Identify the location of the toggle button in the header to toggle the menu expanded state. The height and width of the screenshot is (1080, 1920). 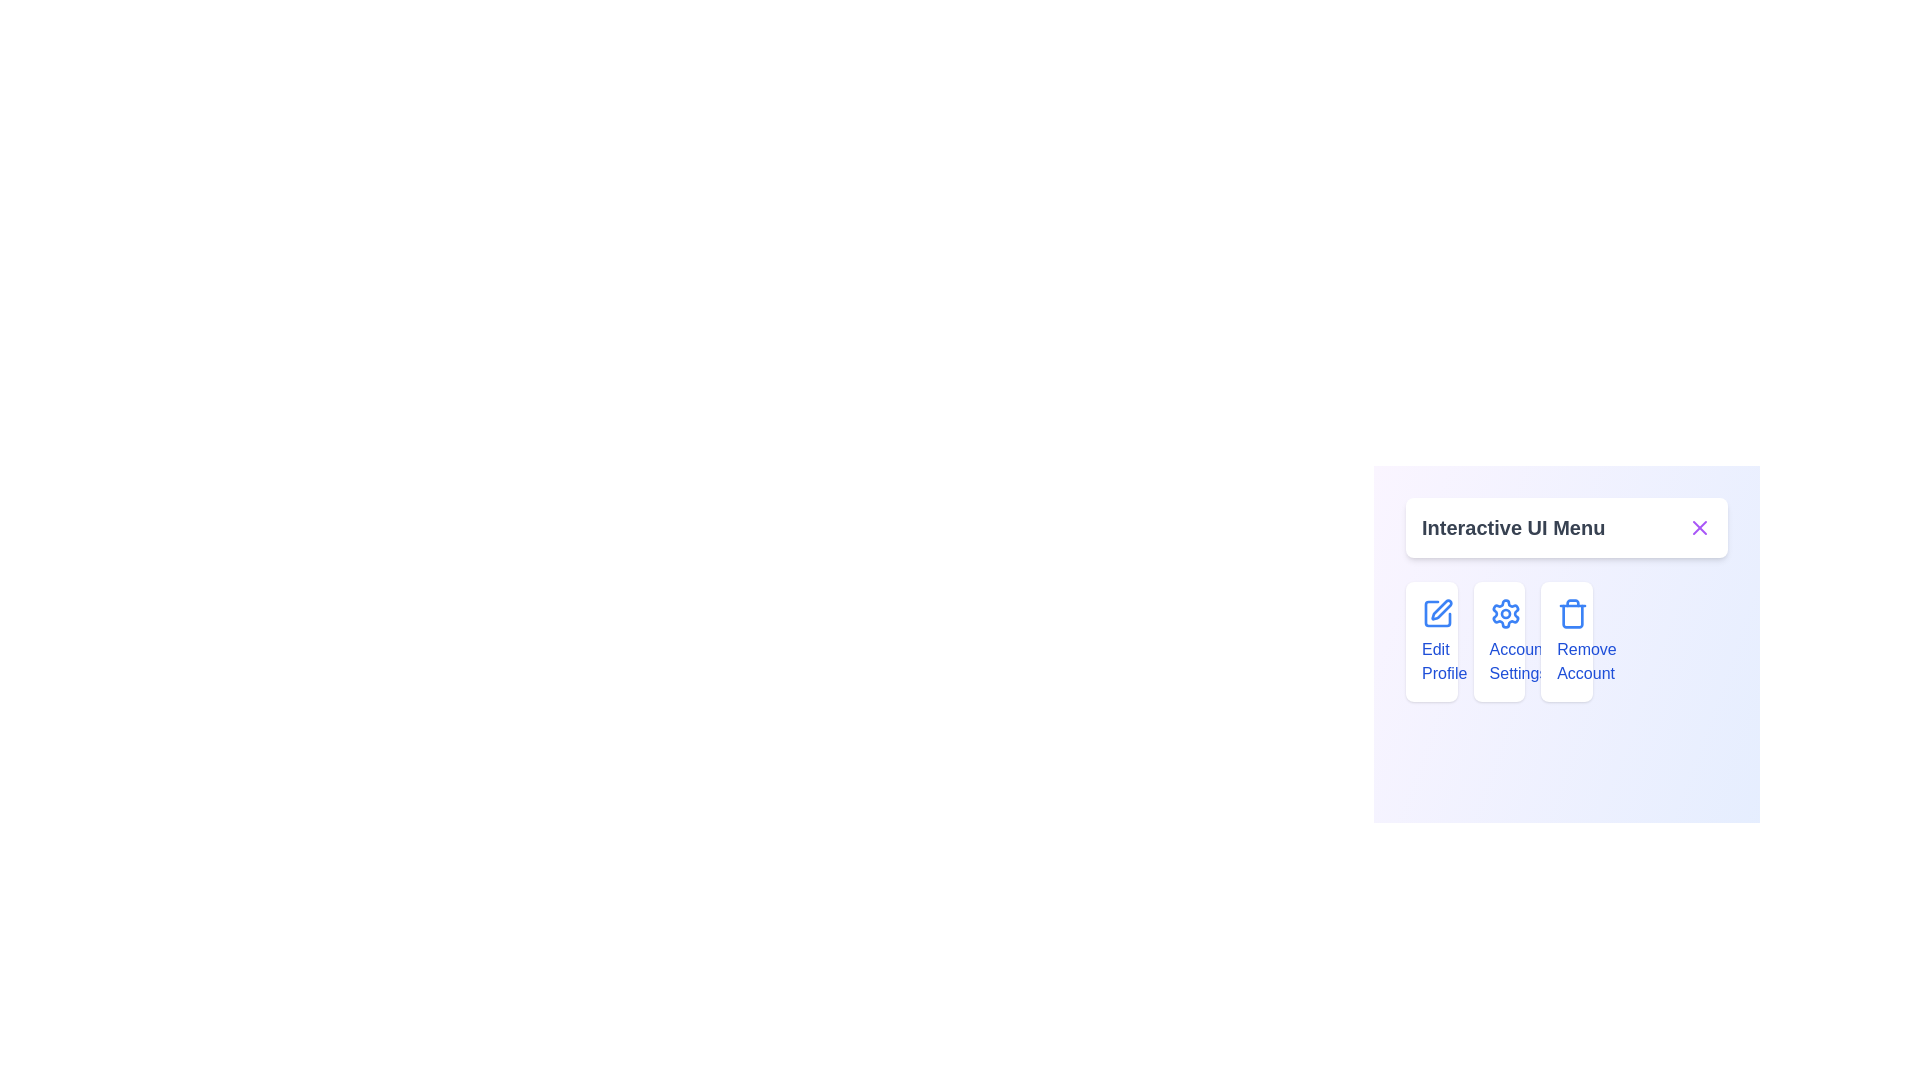
(1698, 527).